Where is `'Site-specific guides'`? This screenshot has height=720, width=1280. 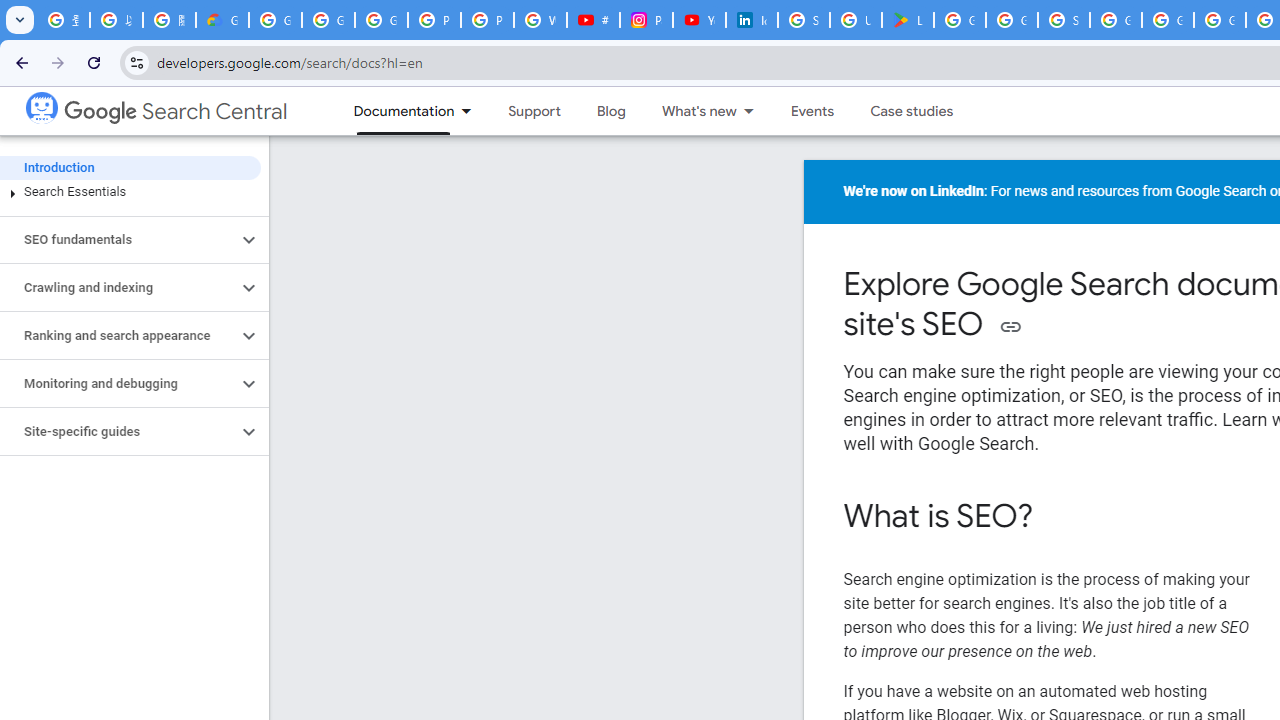 'Site-specific guides' is located at coordinates (117, 431).